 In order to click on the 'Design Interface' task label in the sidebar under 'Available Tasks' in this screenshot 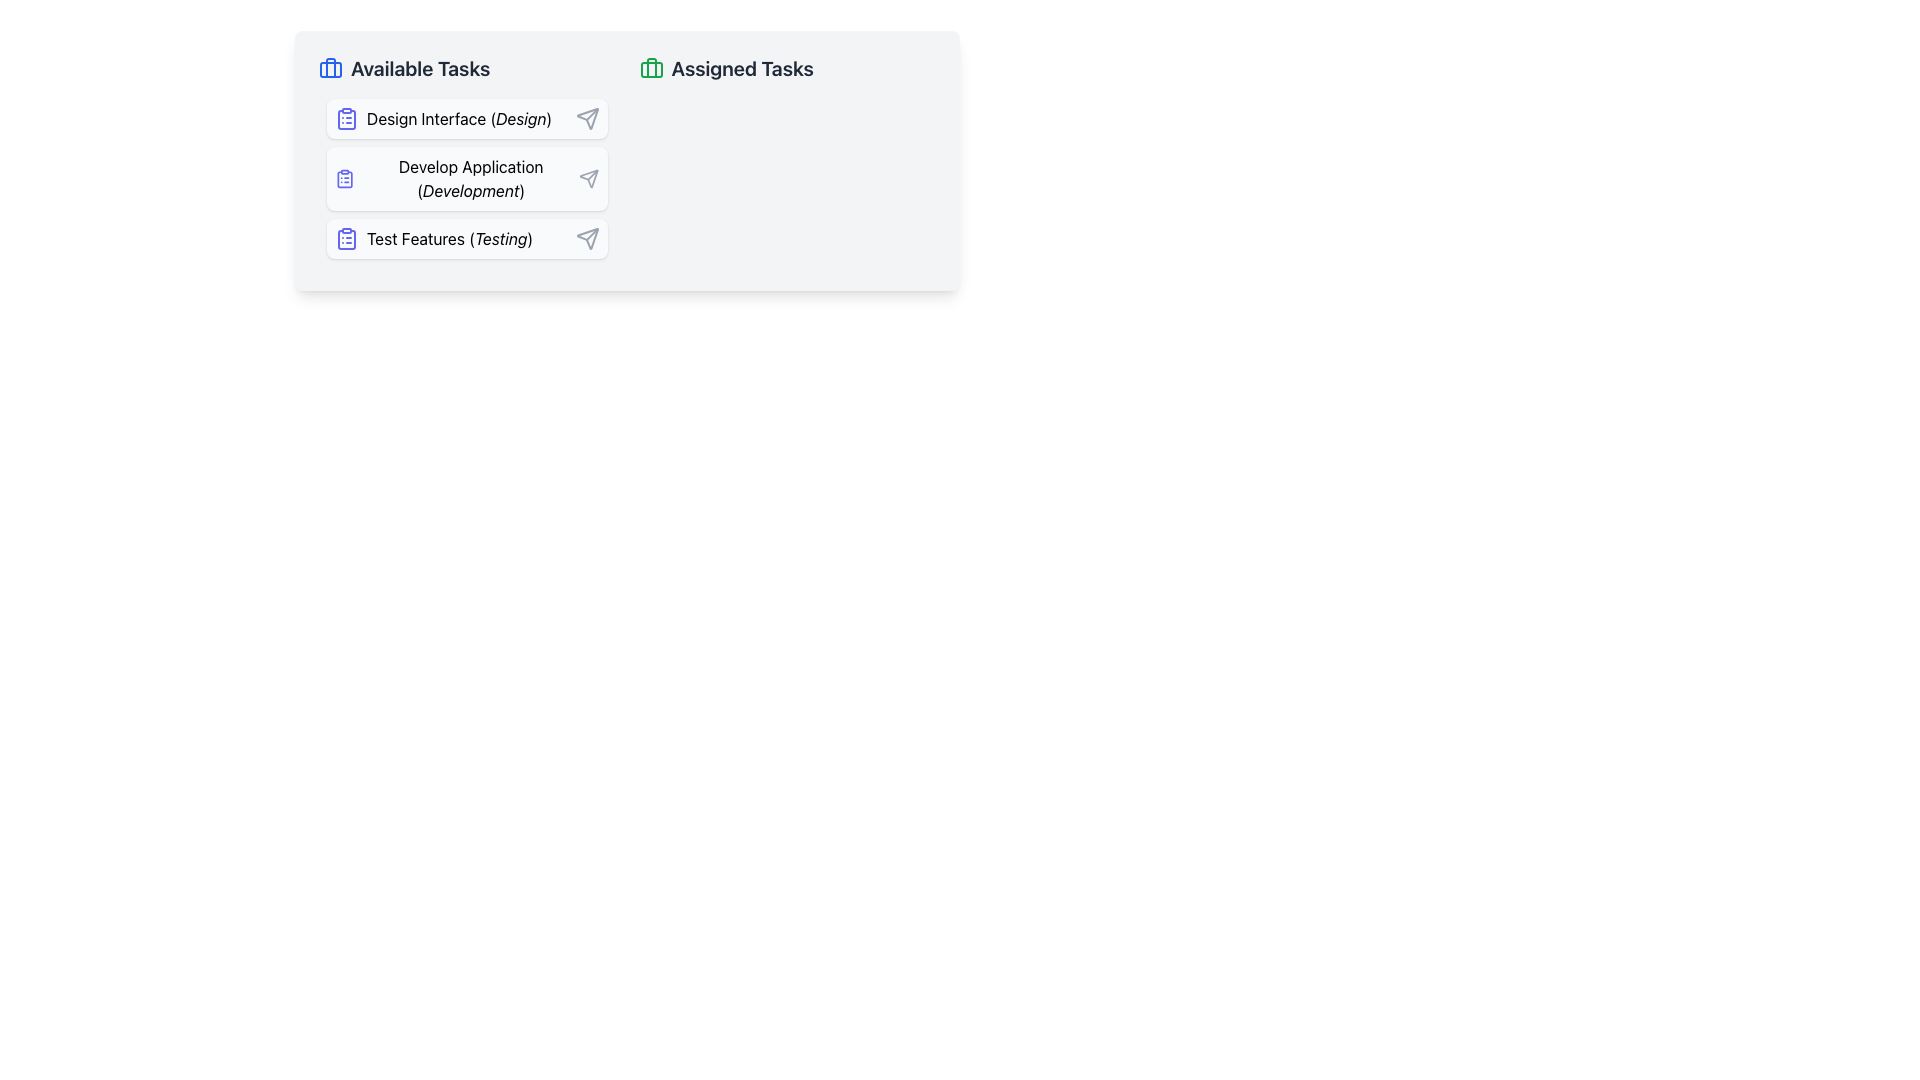, I will do `click(442, 119)`.